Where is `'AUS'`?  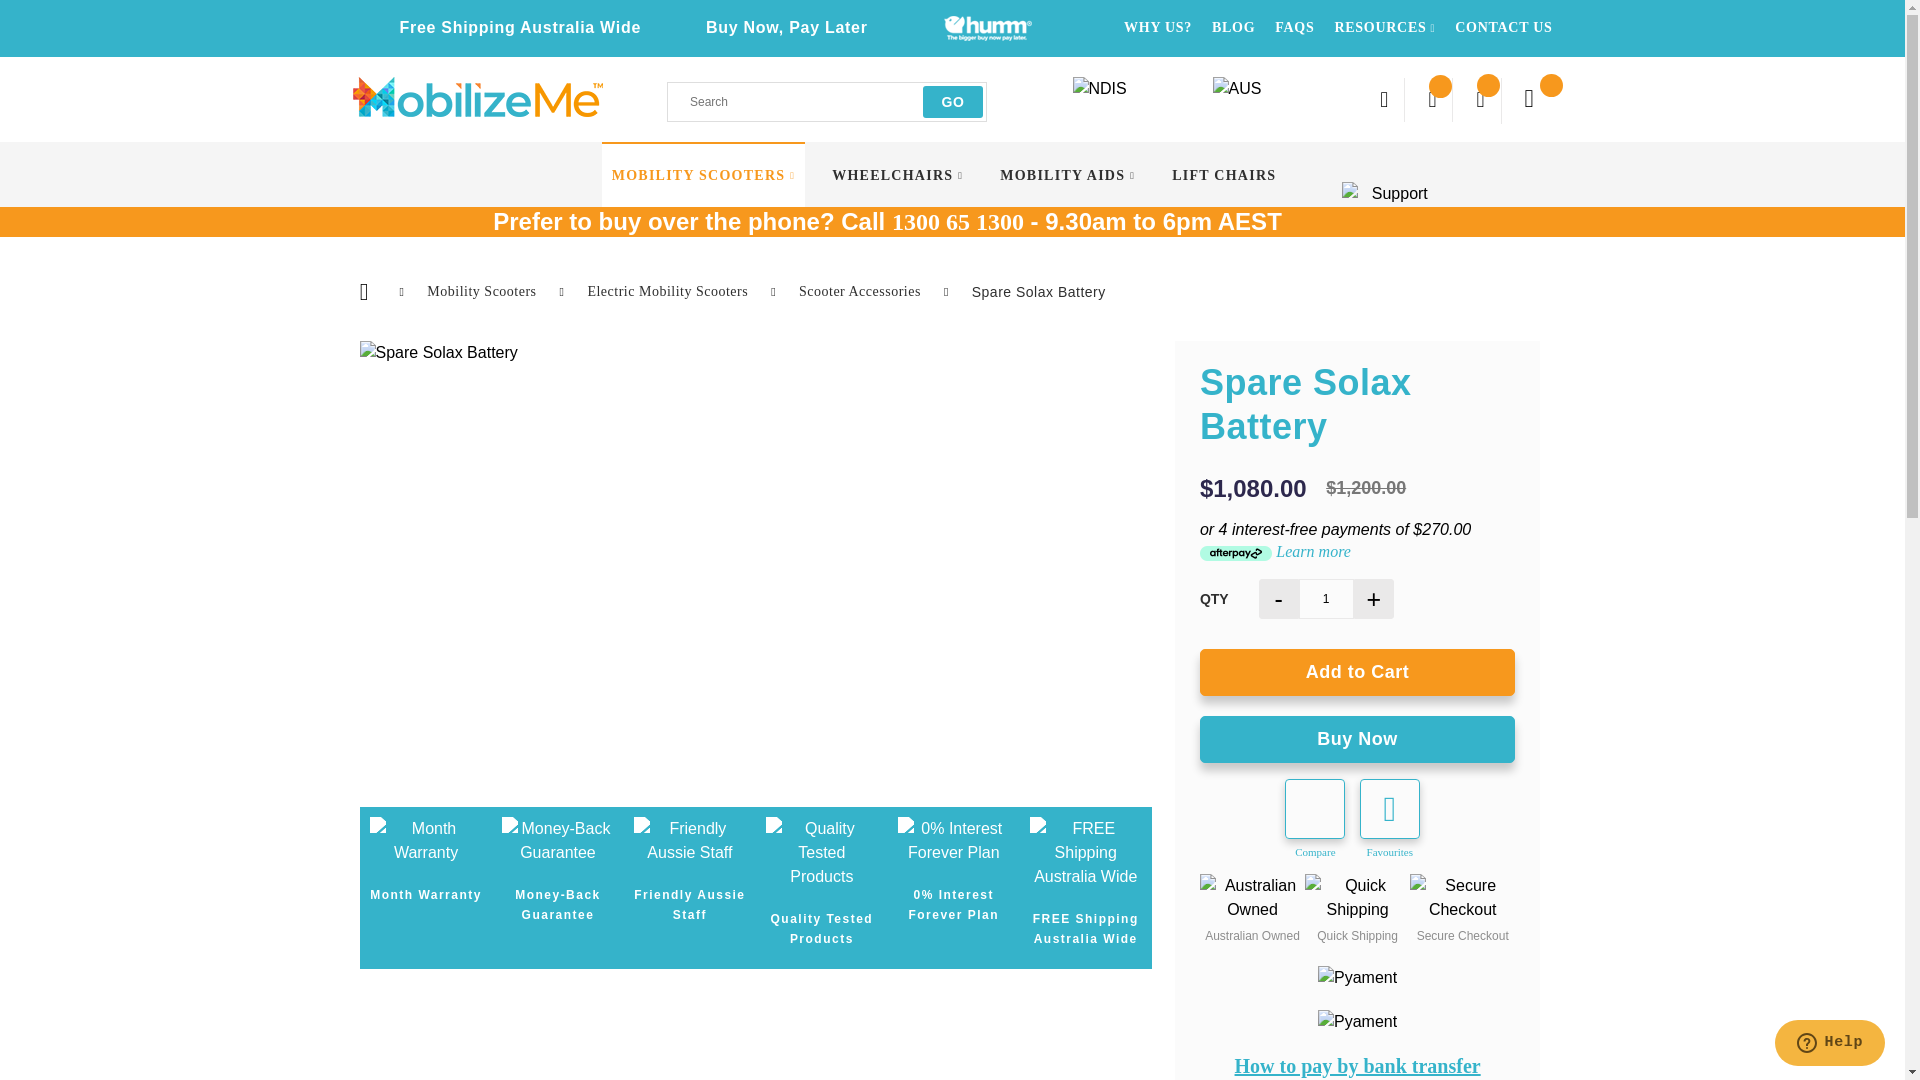 'AUS' is located at coordinates (1210, 96).